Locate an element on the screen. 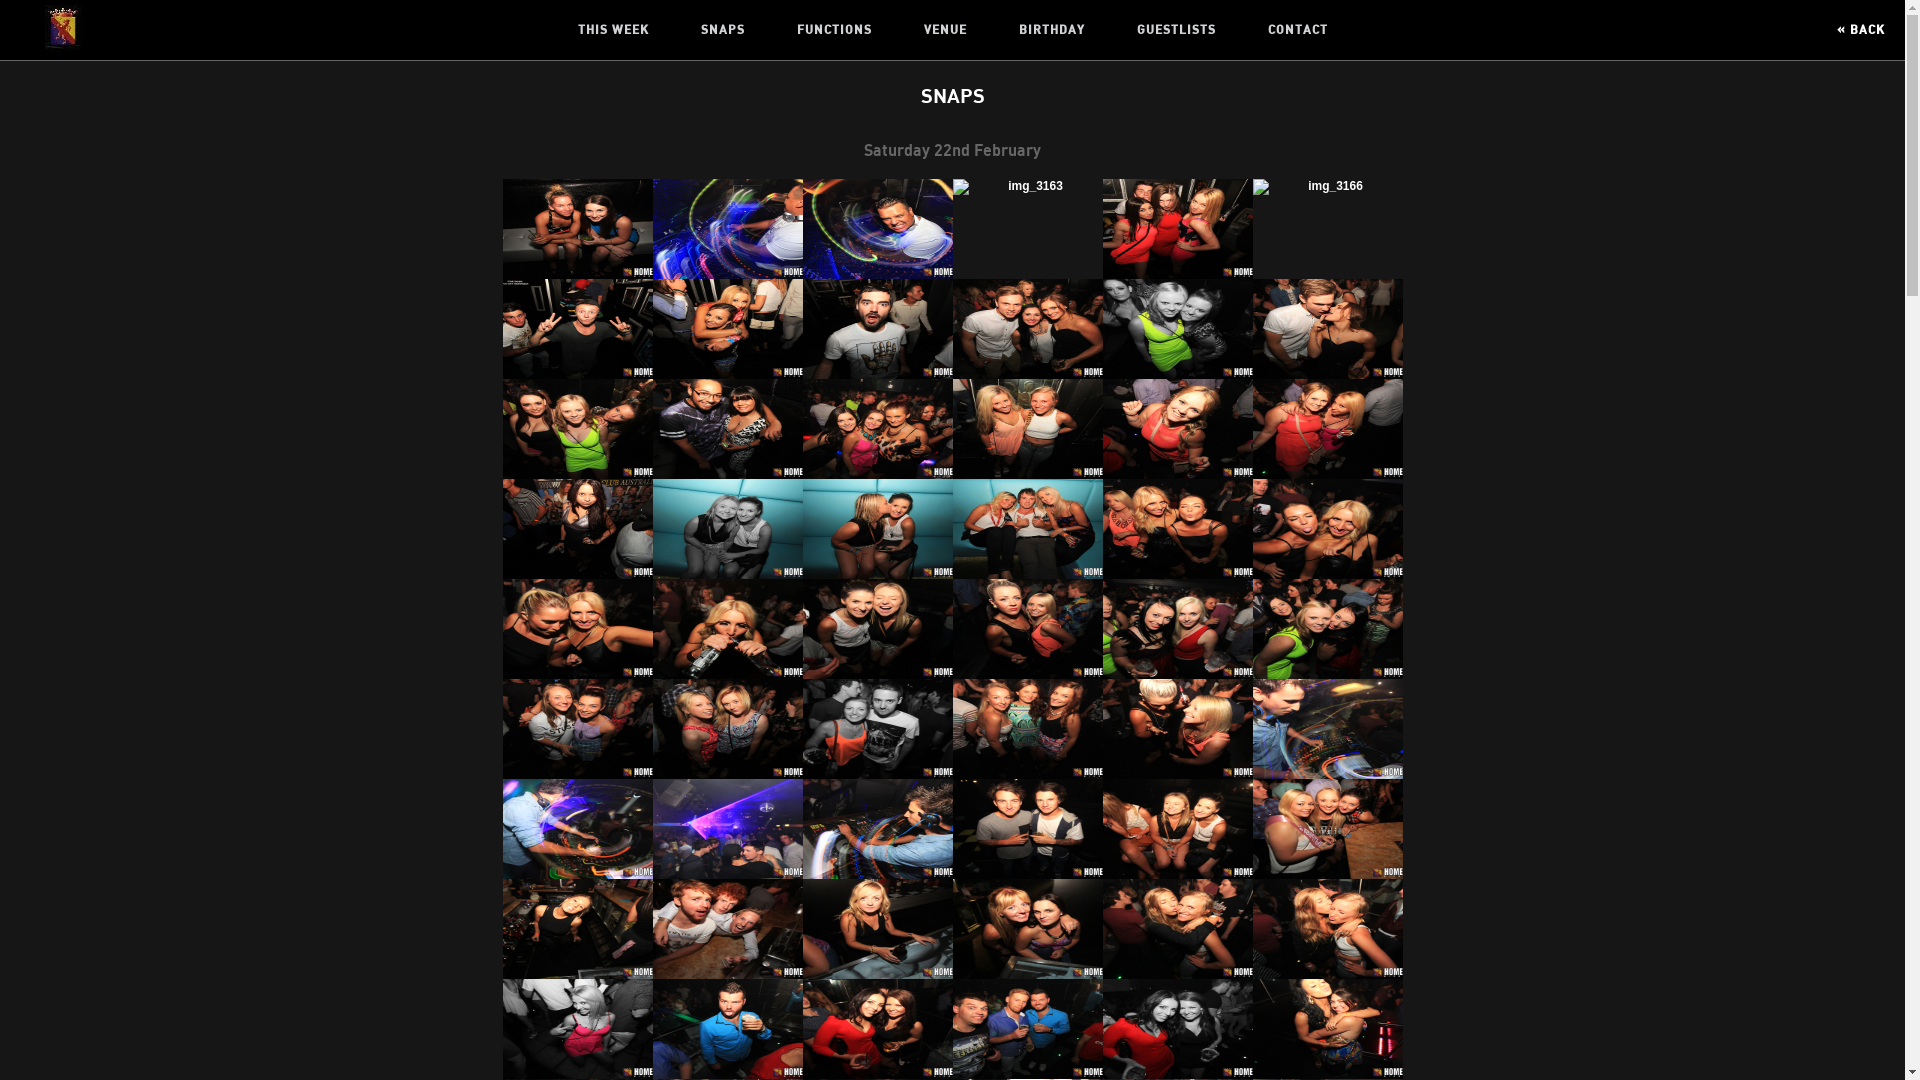 The image size is (1920, 1080). ' ' is located at coordinates (725, 627).